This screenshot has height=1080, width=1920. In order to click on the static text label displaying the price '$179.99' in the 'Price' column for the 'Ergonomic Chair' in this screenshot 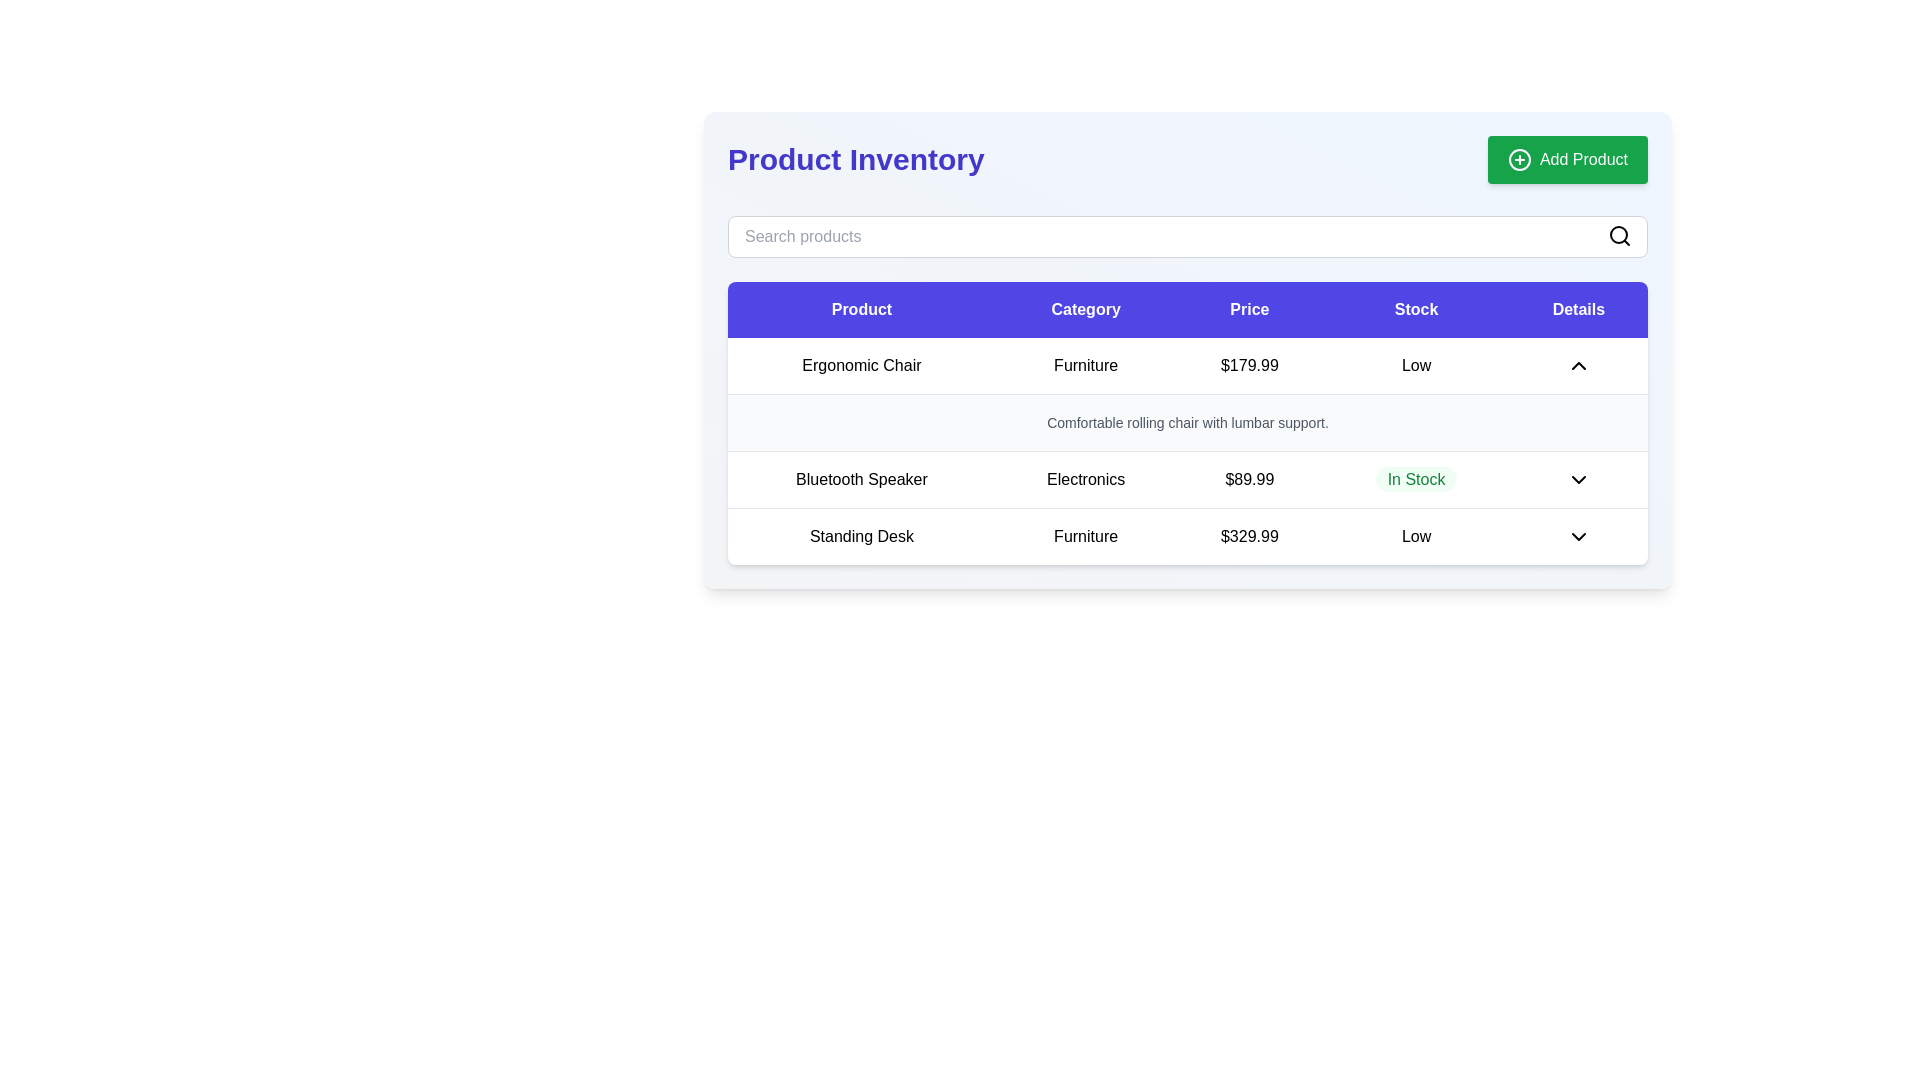, I will do `click(1248, 366)`.